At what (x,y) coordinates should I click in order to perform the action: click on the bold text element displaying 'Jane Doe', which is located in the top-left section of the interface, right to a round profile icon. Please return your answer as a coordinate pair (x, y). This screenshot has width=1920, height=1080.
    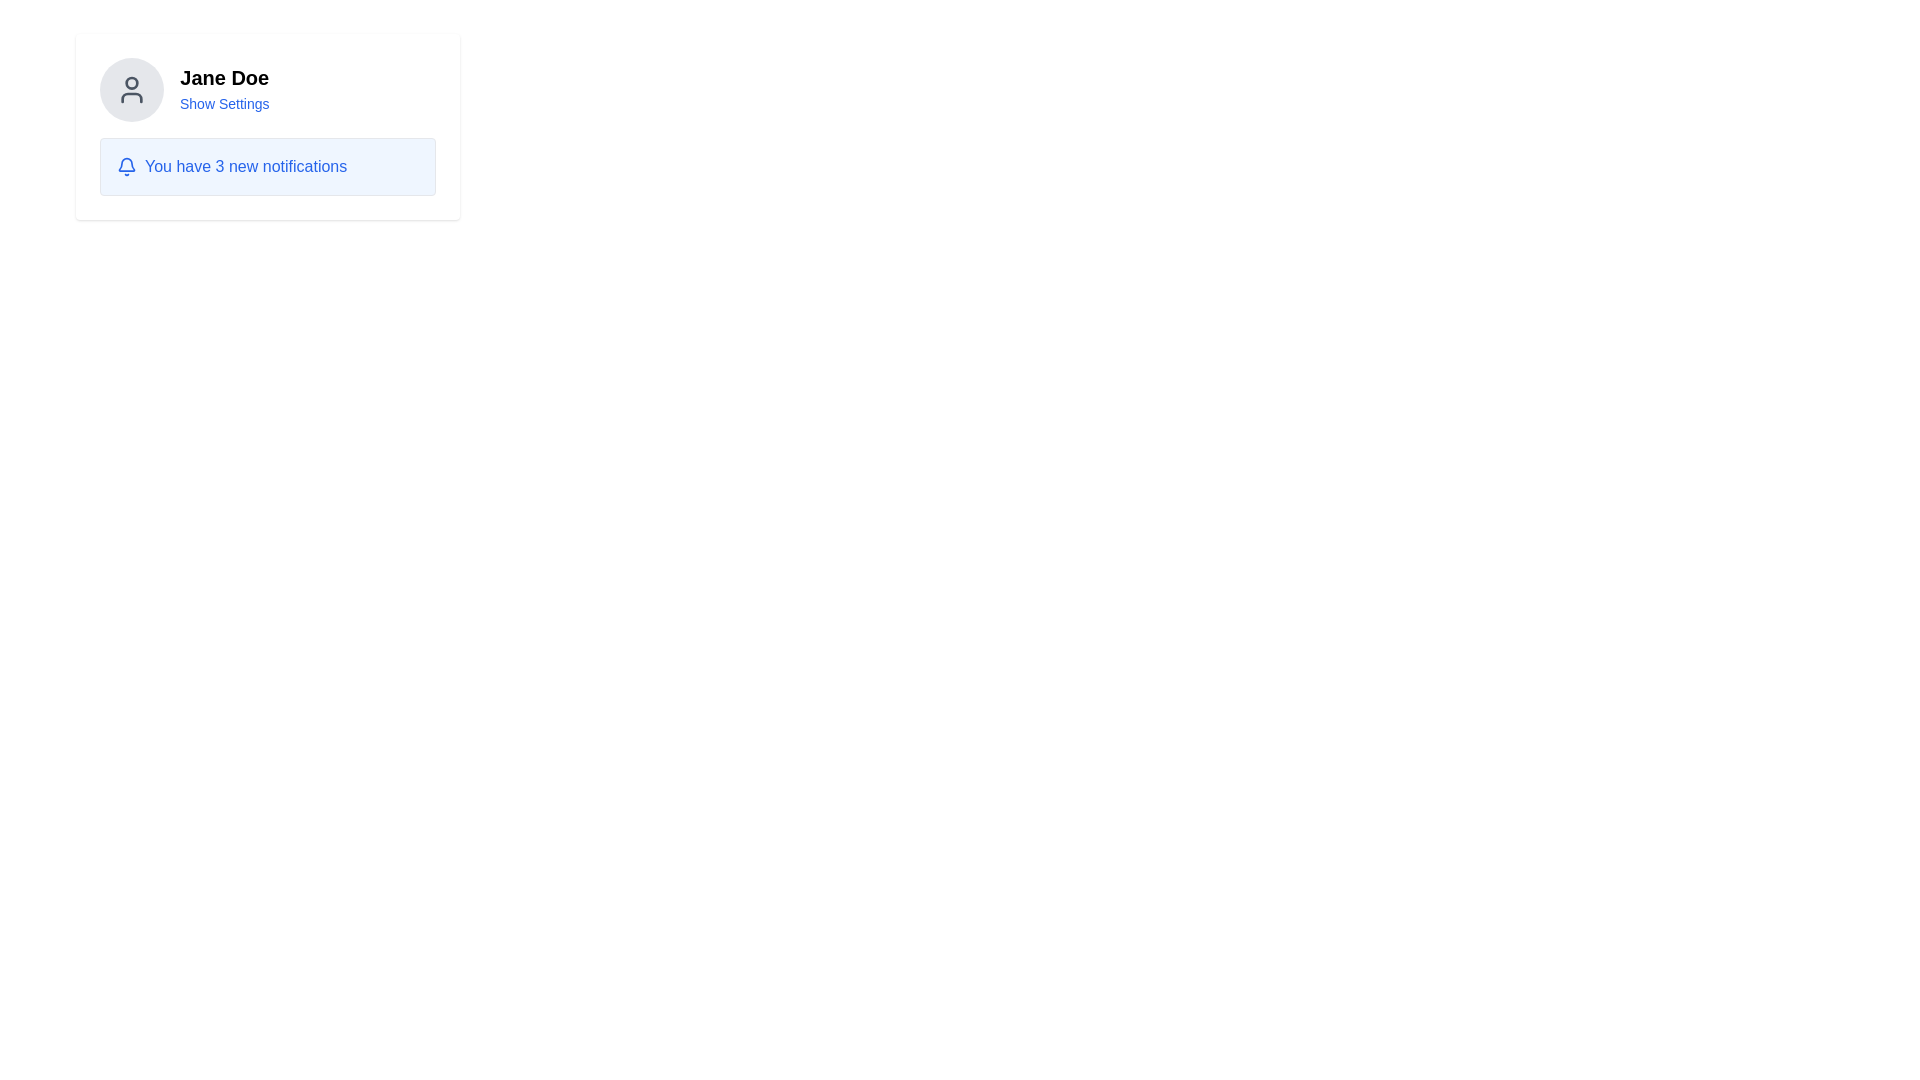
    Looking at the image, I should click on (224, 76).